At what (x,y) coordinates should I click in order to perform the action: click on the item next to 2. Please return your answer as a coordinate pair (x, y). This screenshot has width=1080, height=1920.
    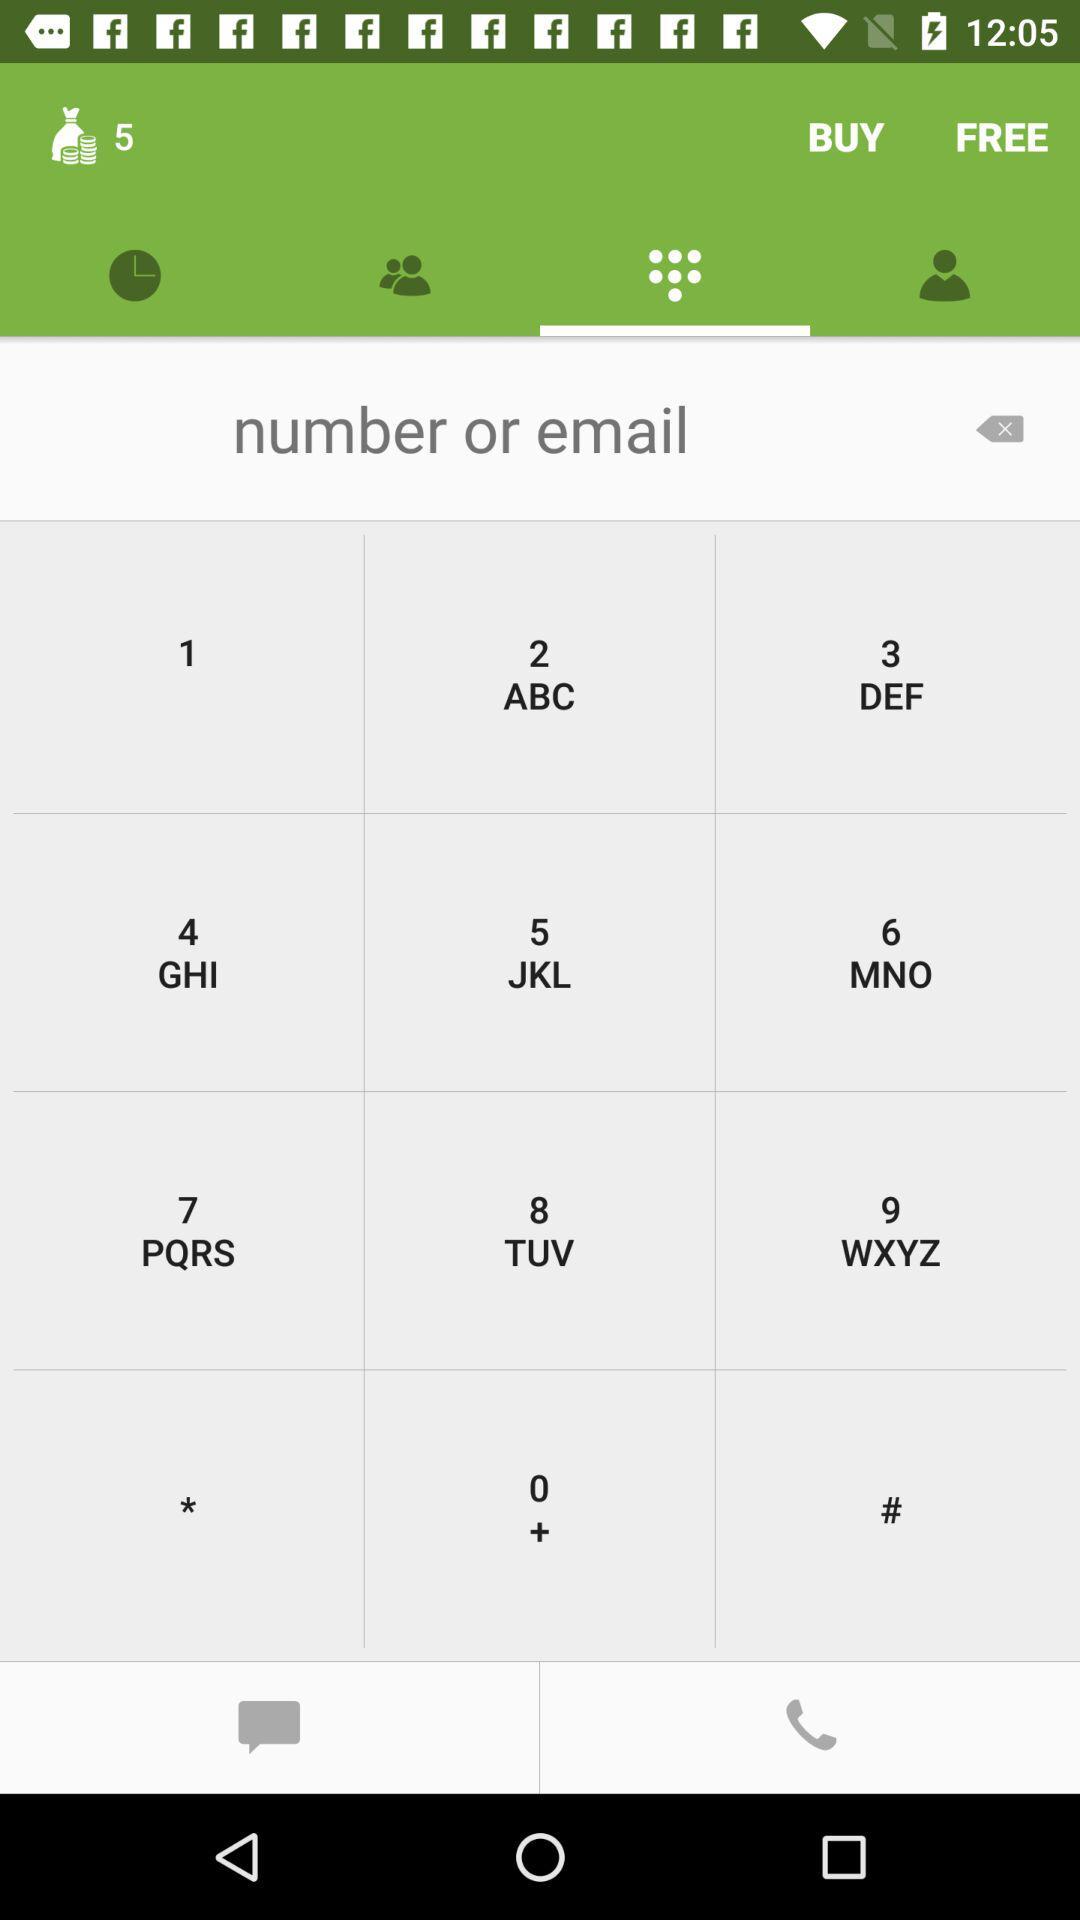
    Looking at the image, I should click on (890, 673).